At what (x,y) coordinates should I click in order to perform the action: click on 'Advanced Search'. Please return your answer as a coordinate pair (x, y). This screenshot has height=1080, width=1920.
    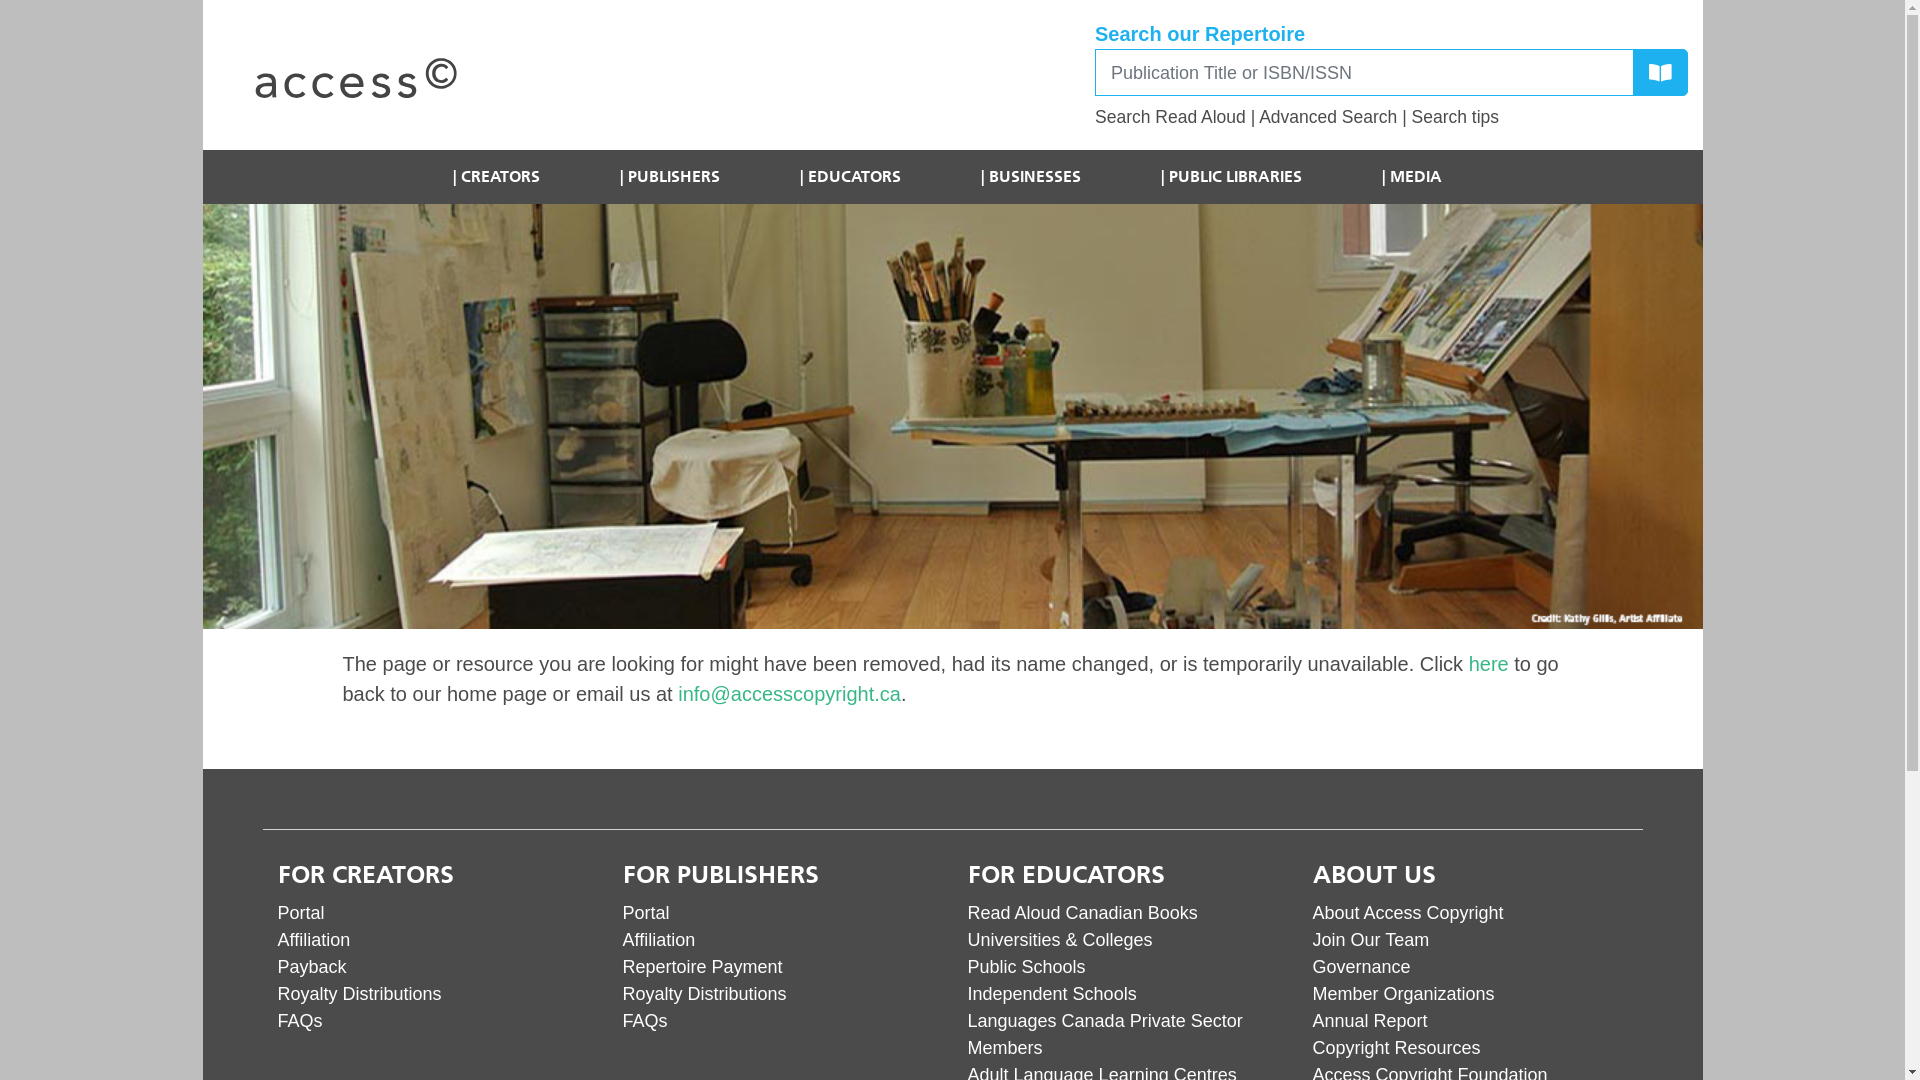
    Looking at the image, I should click on (1328, 116).